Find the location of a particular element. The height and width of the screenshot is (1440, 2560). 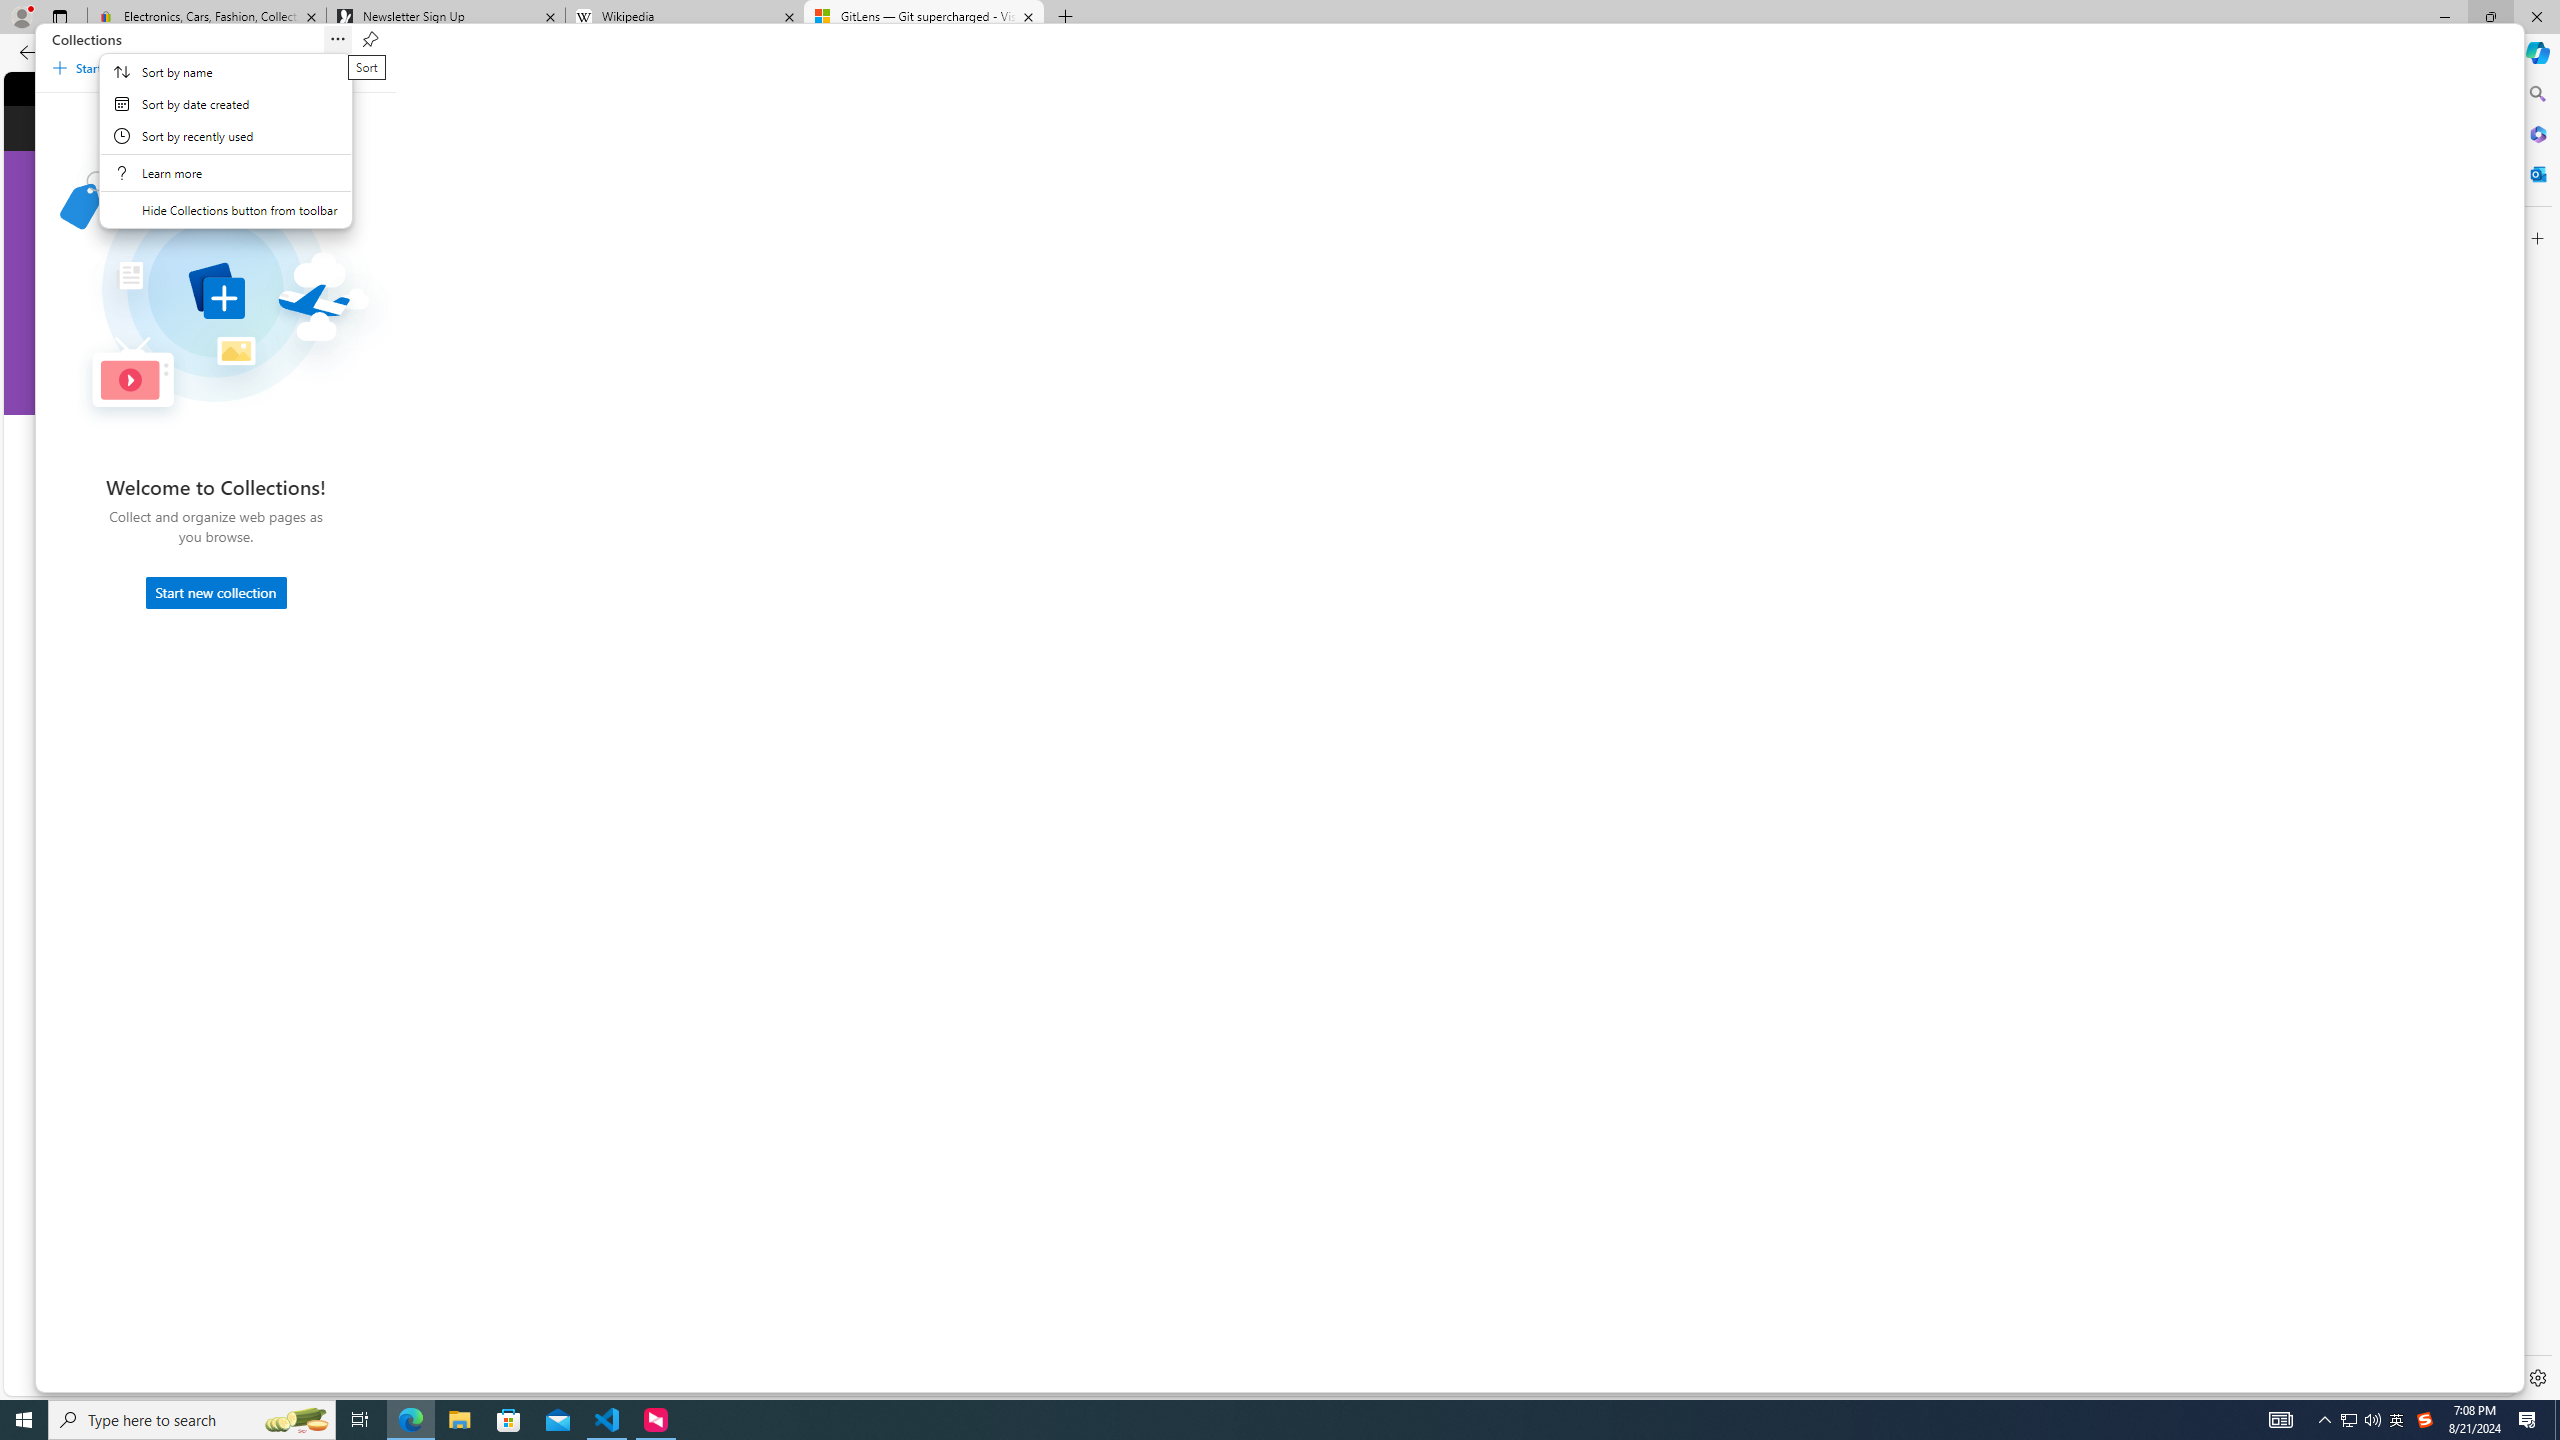

'Sort by recently used' is located at coordinates (225, 135).